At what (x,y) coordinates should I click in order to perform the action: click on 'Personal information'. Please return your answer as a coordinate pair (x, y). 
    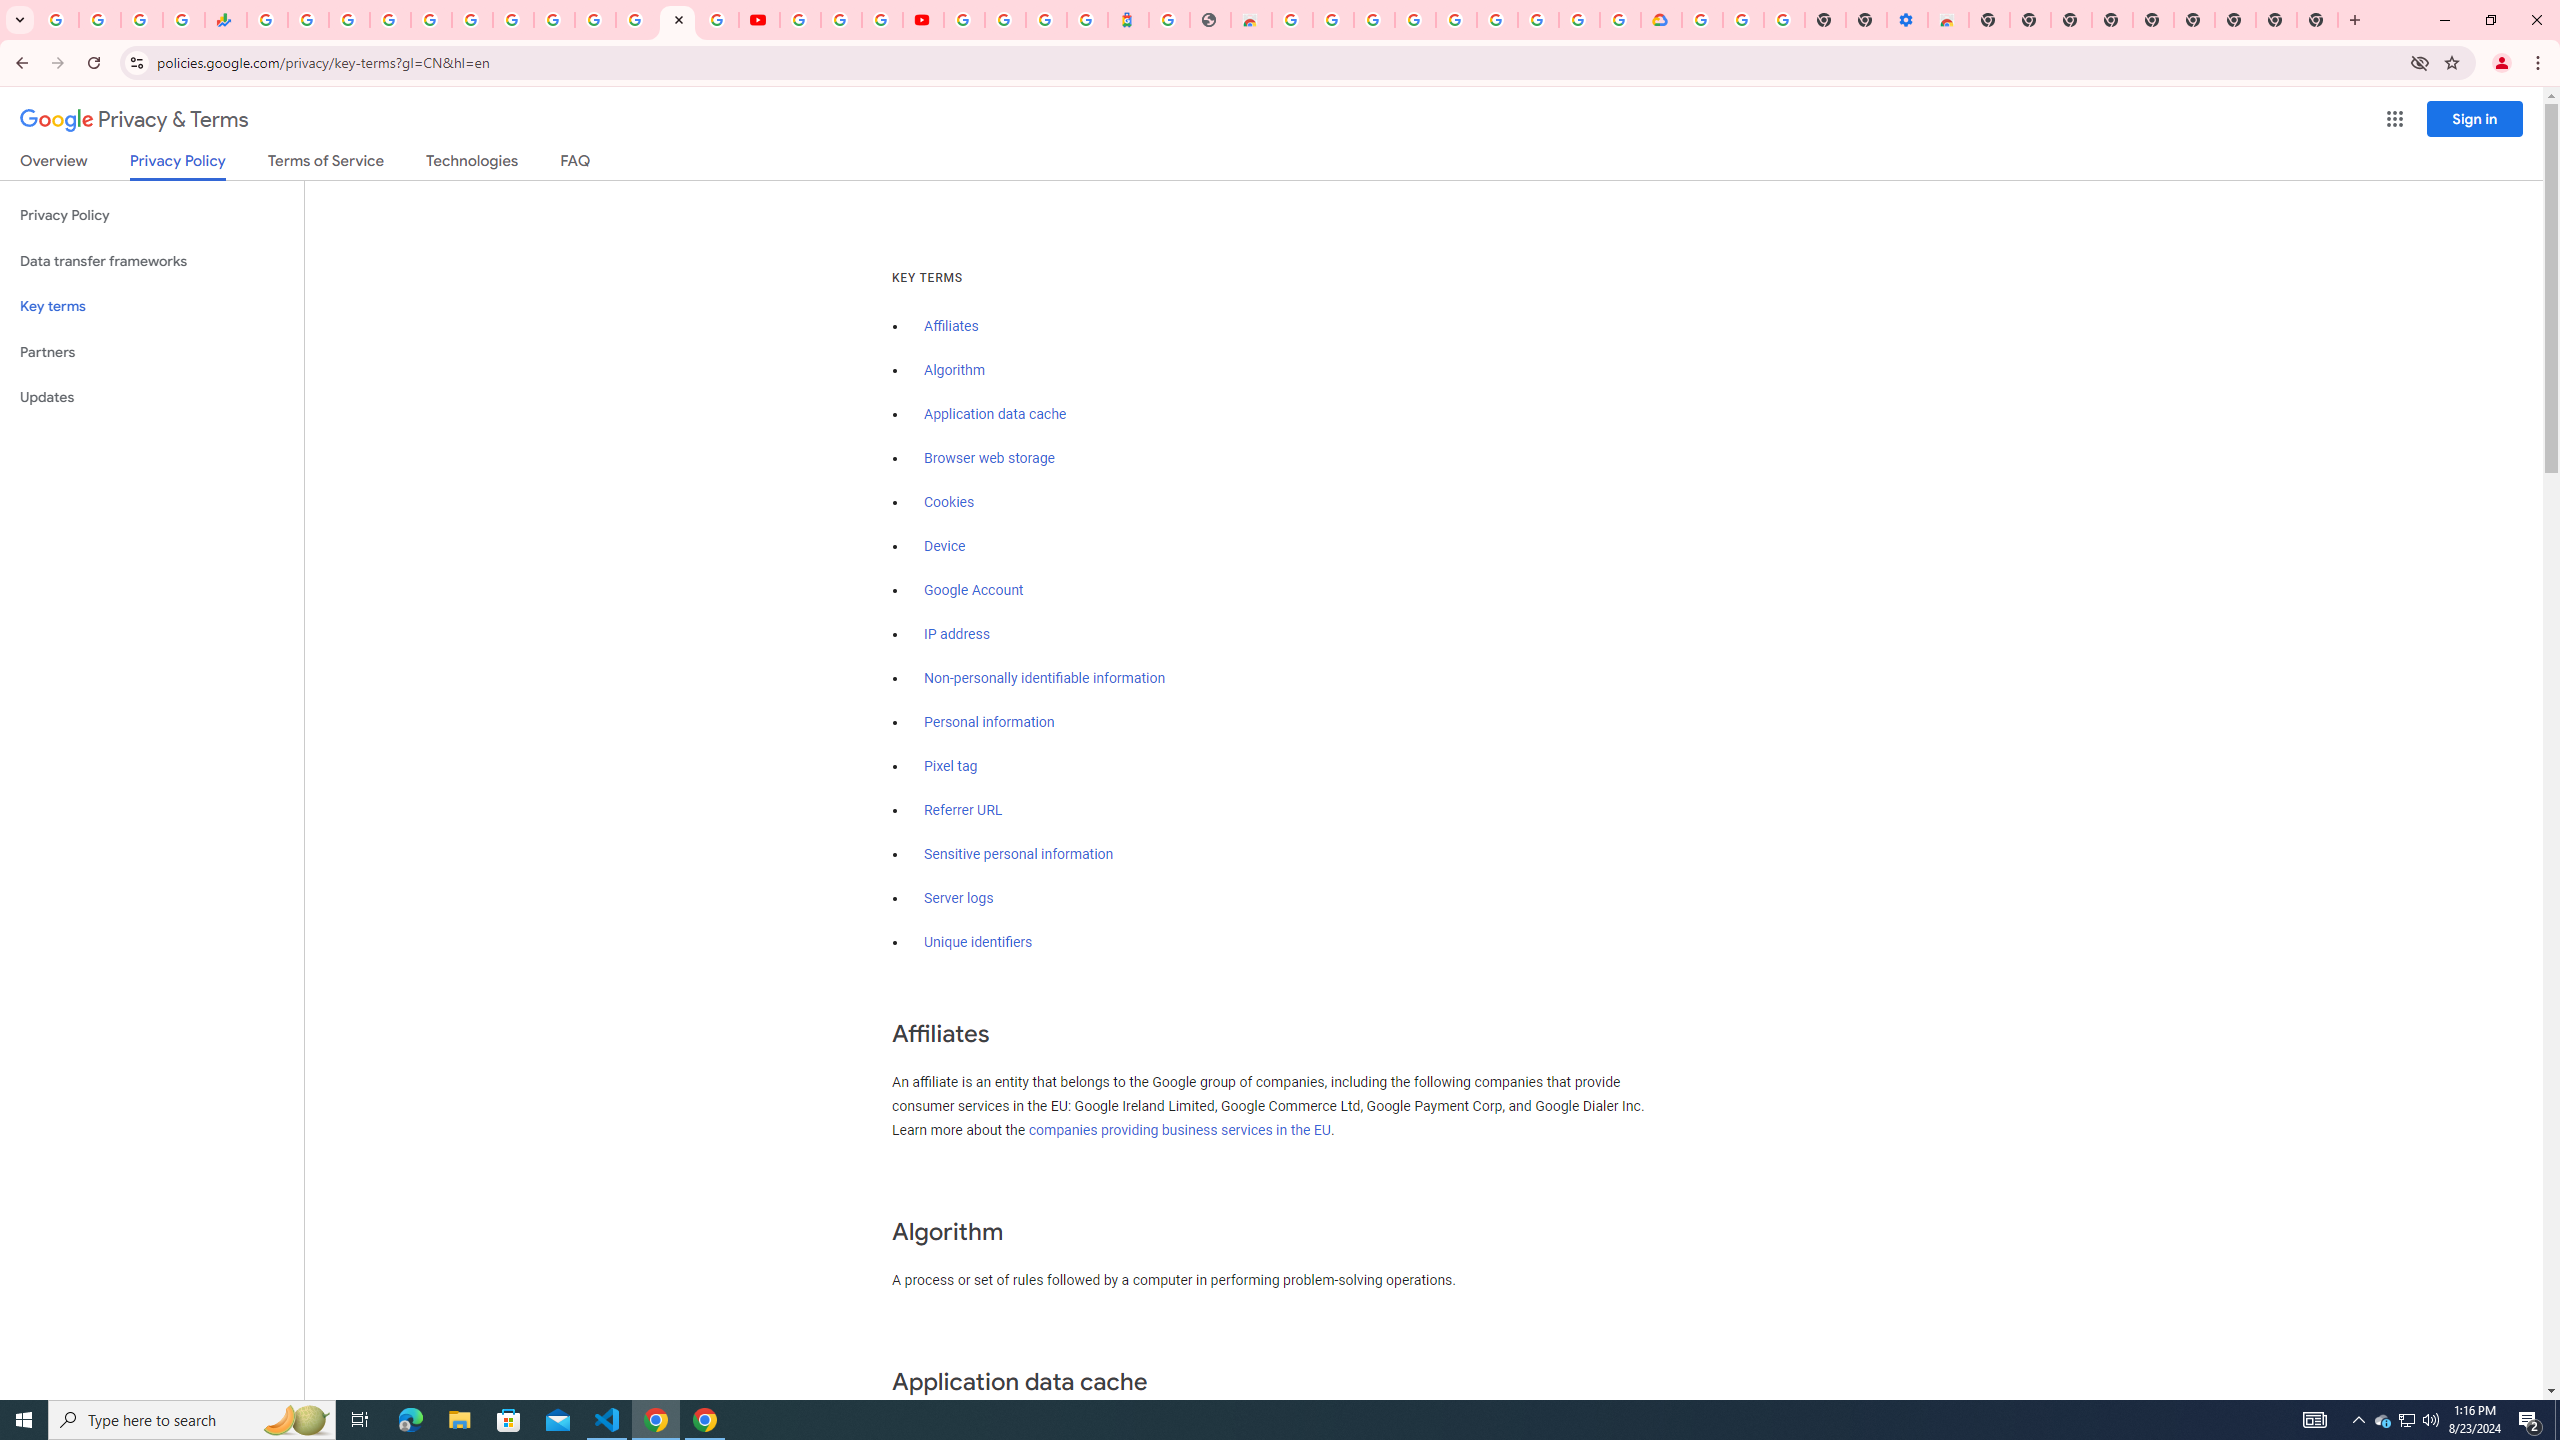
    Looking at the image, I should click on (988, 721).